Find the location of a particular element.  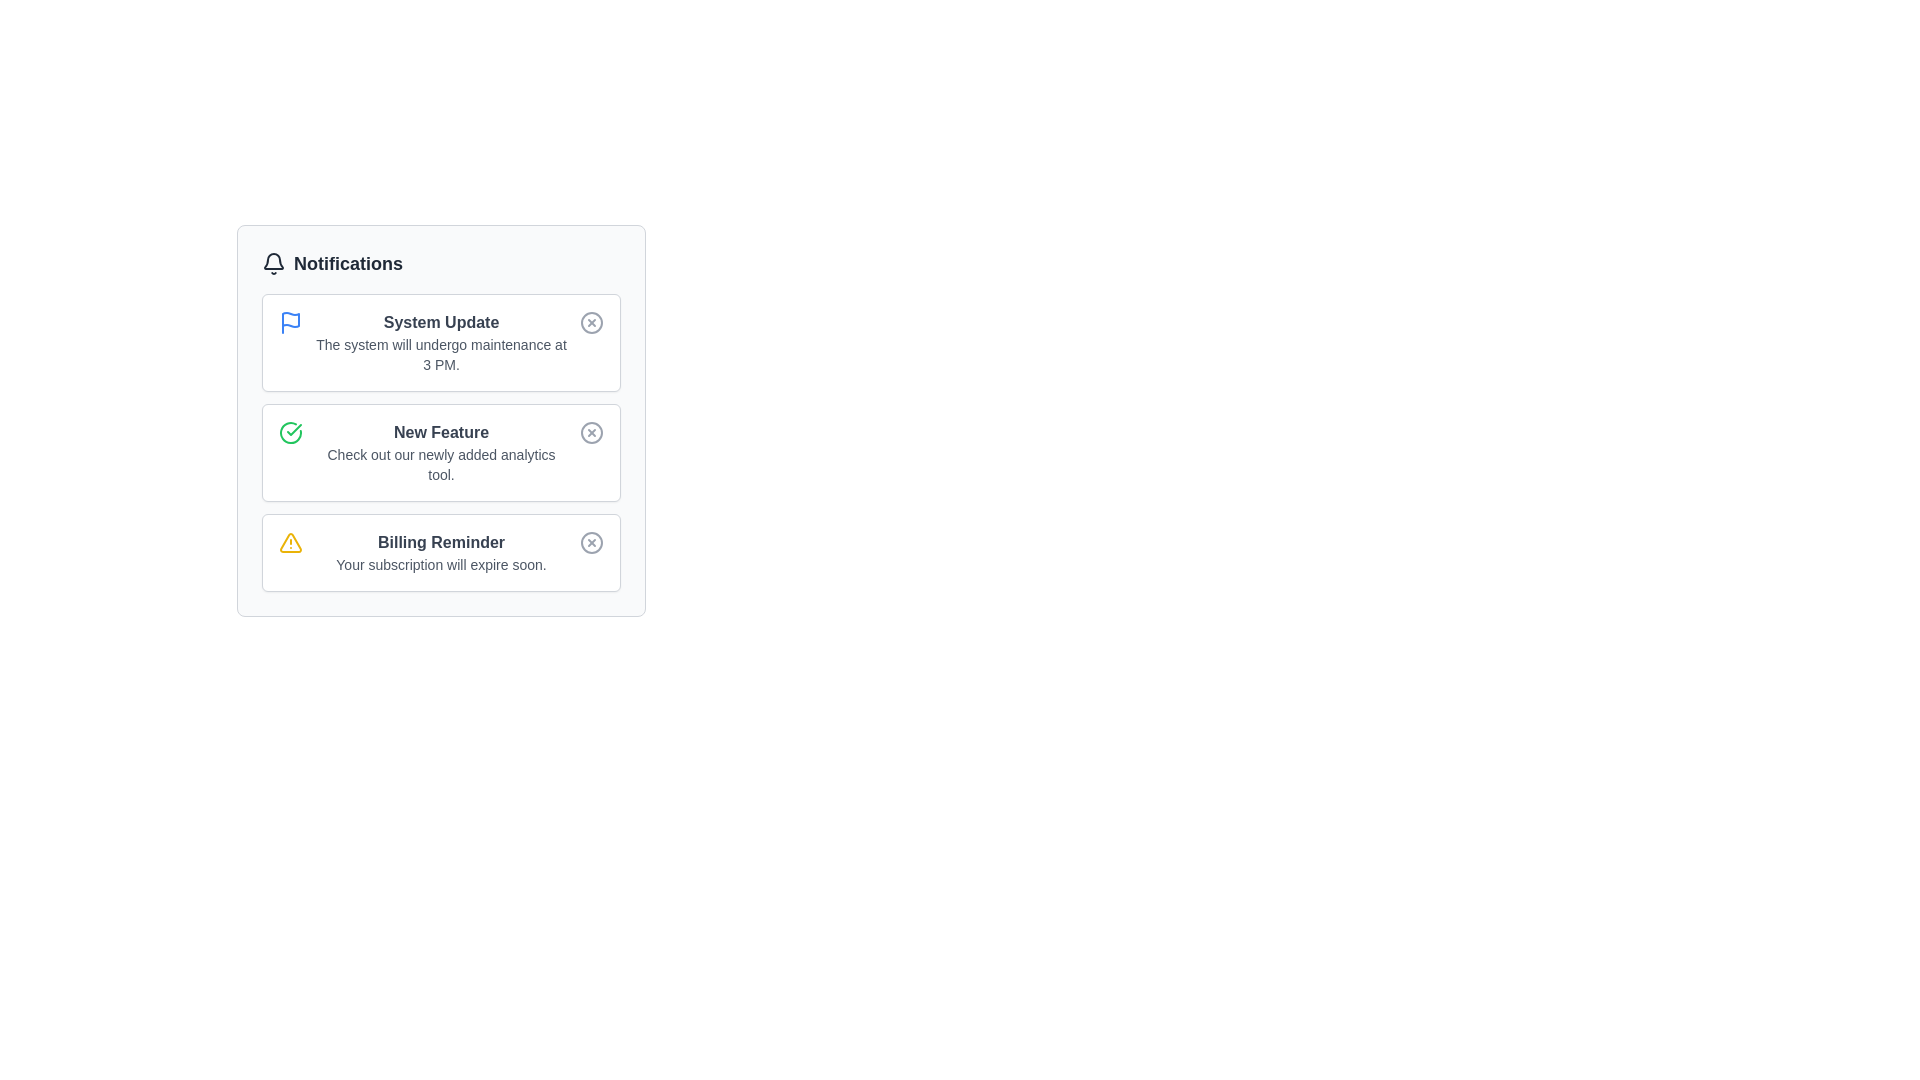

information displayed in the text component showing 'The system will undergo maintenance at 3 PM.' located under the heading 'System Update' in the first notification card is located at coordinates (440, 353).